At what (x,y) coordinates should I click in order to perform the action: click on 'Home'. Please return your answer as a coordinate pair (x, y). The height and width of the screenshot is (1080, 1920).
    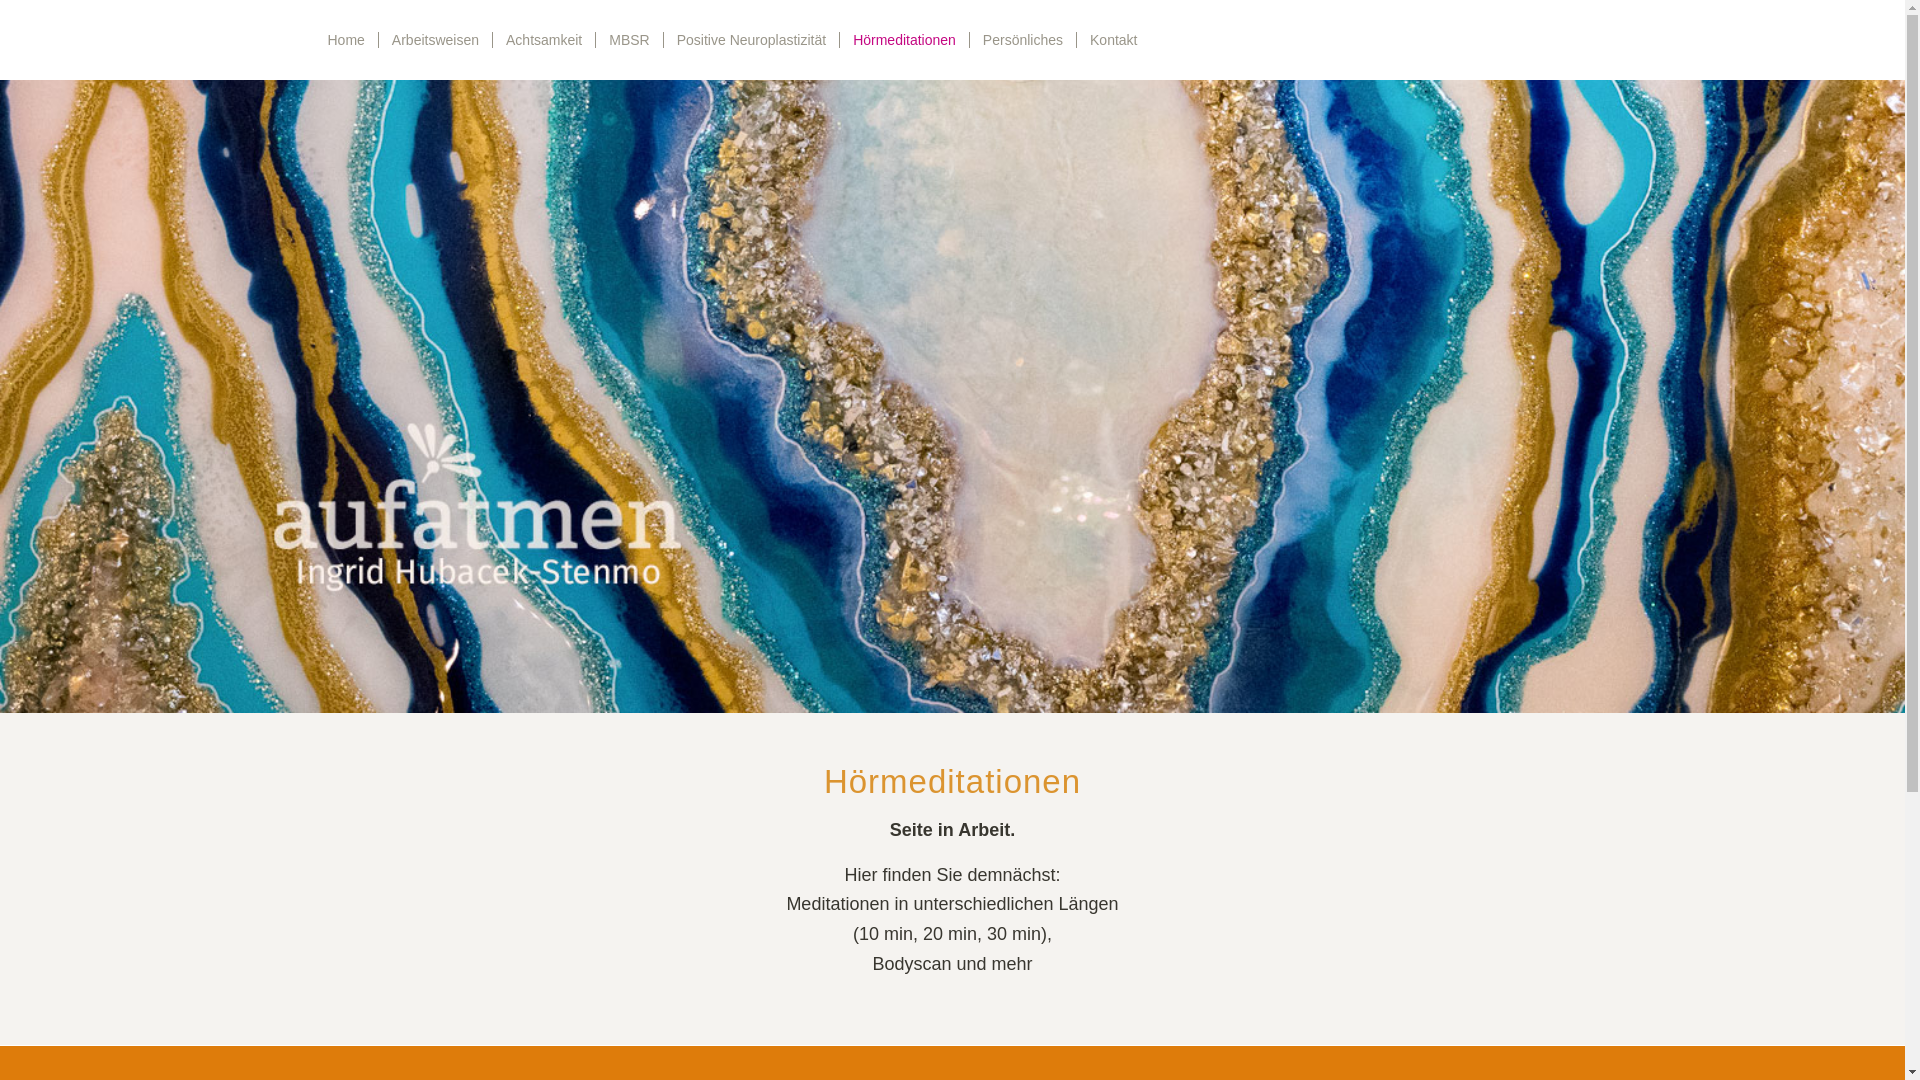
    Looking at the image, I should click on (345, 39).